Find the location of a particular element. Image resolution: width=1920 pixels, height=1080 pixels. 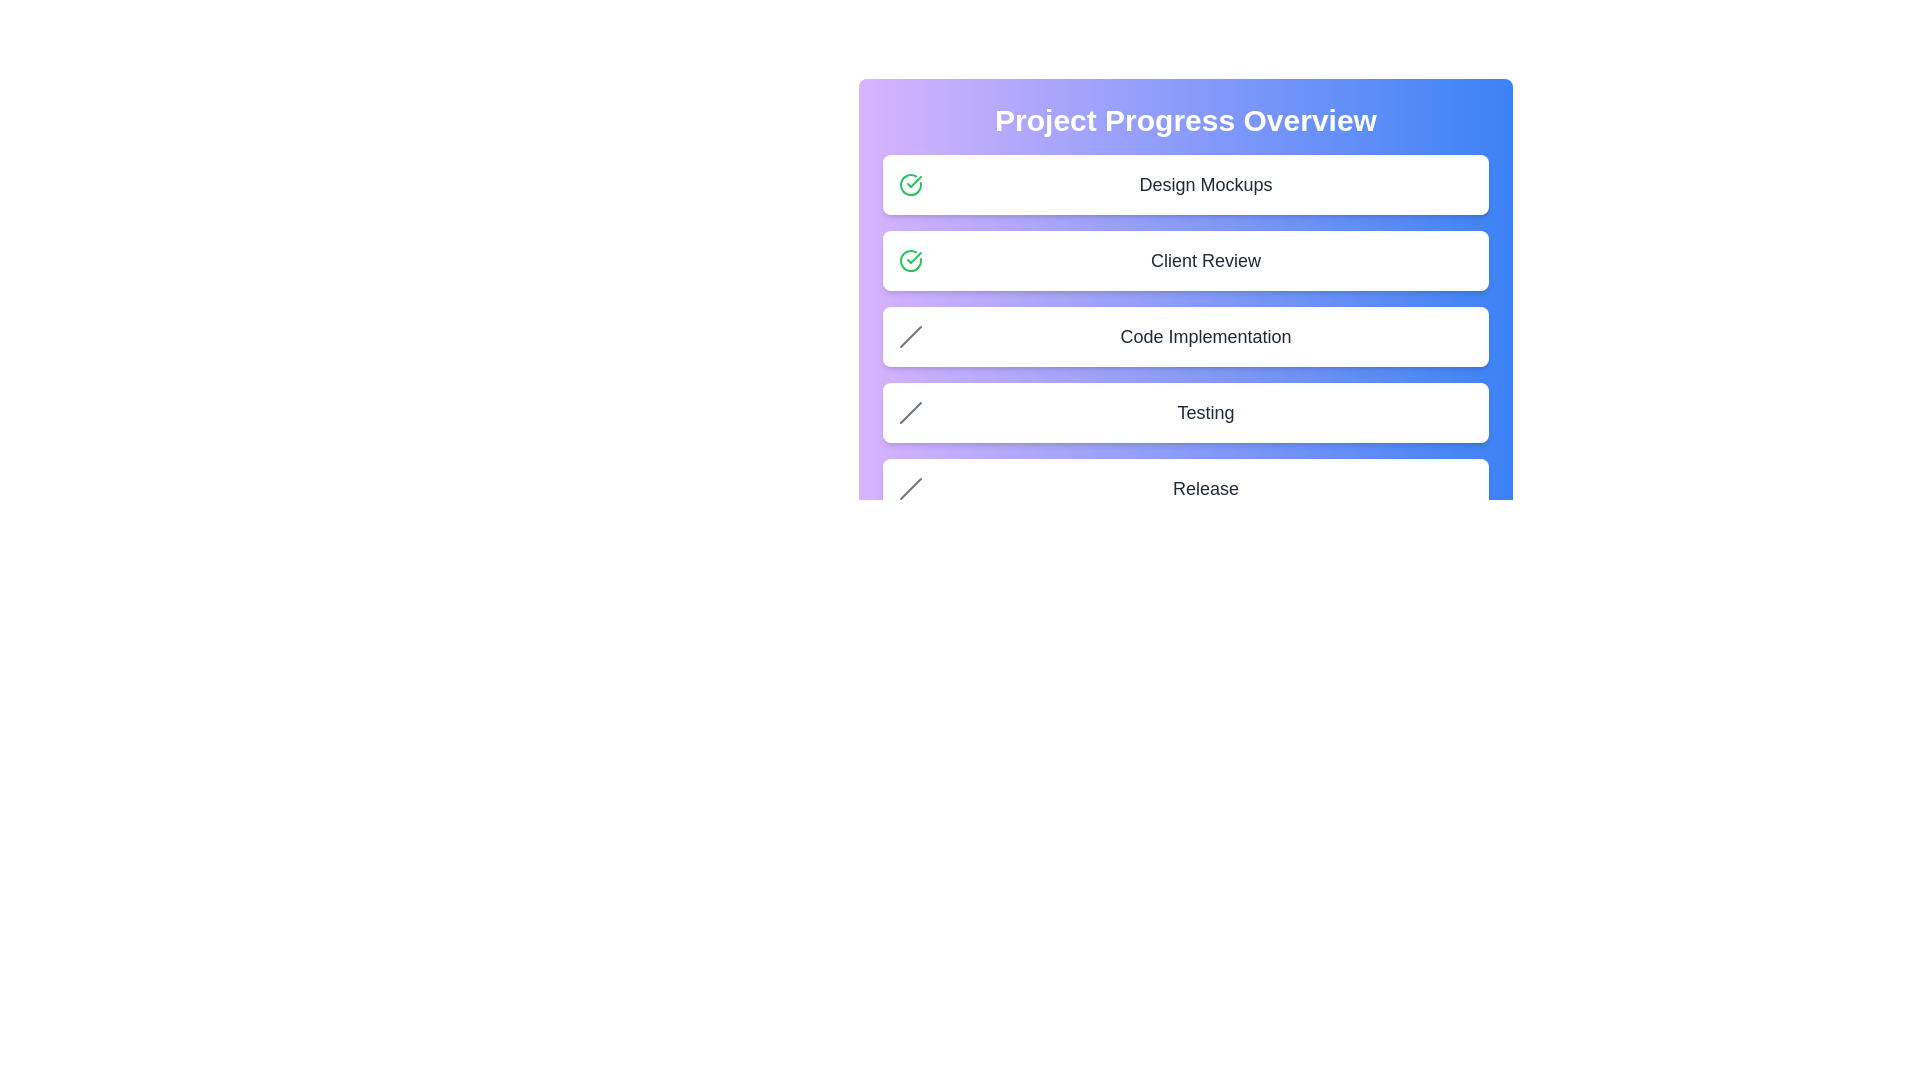

the 'Testing' task card, which is the fourth item is located at coordinates (1185, 411).